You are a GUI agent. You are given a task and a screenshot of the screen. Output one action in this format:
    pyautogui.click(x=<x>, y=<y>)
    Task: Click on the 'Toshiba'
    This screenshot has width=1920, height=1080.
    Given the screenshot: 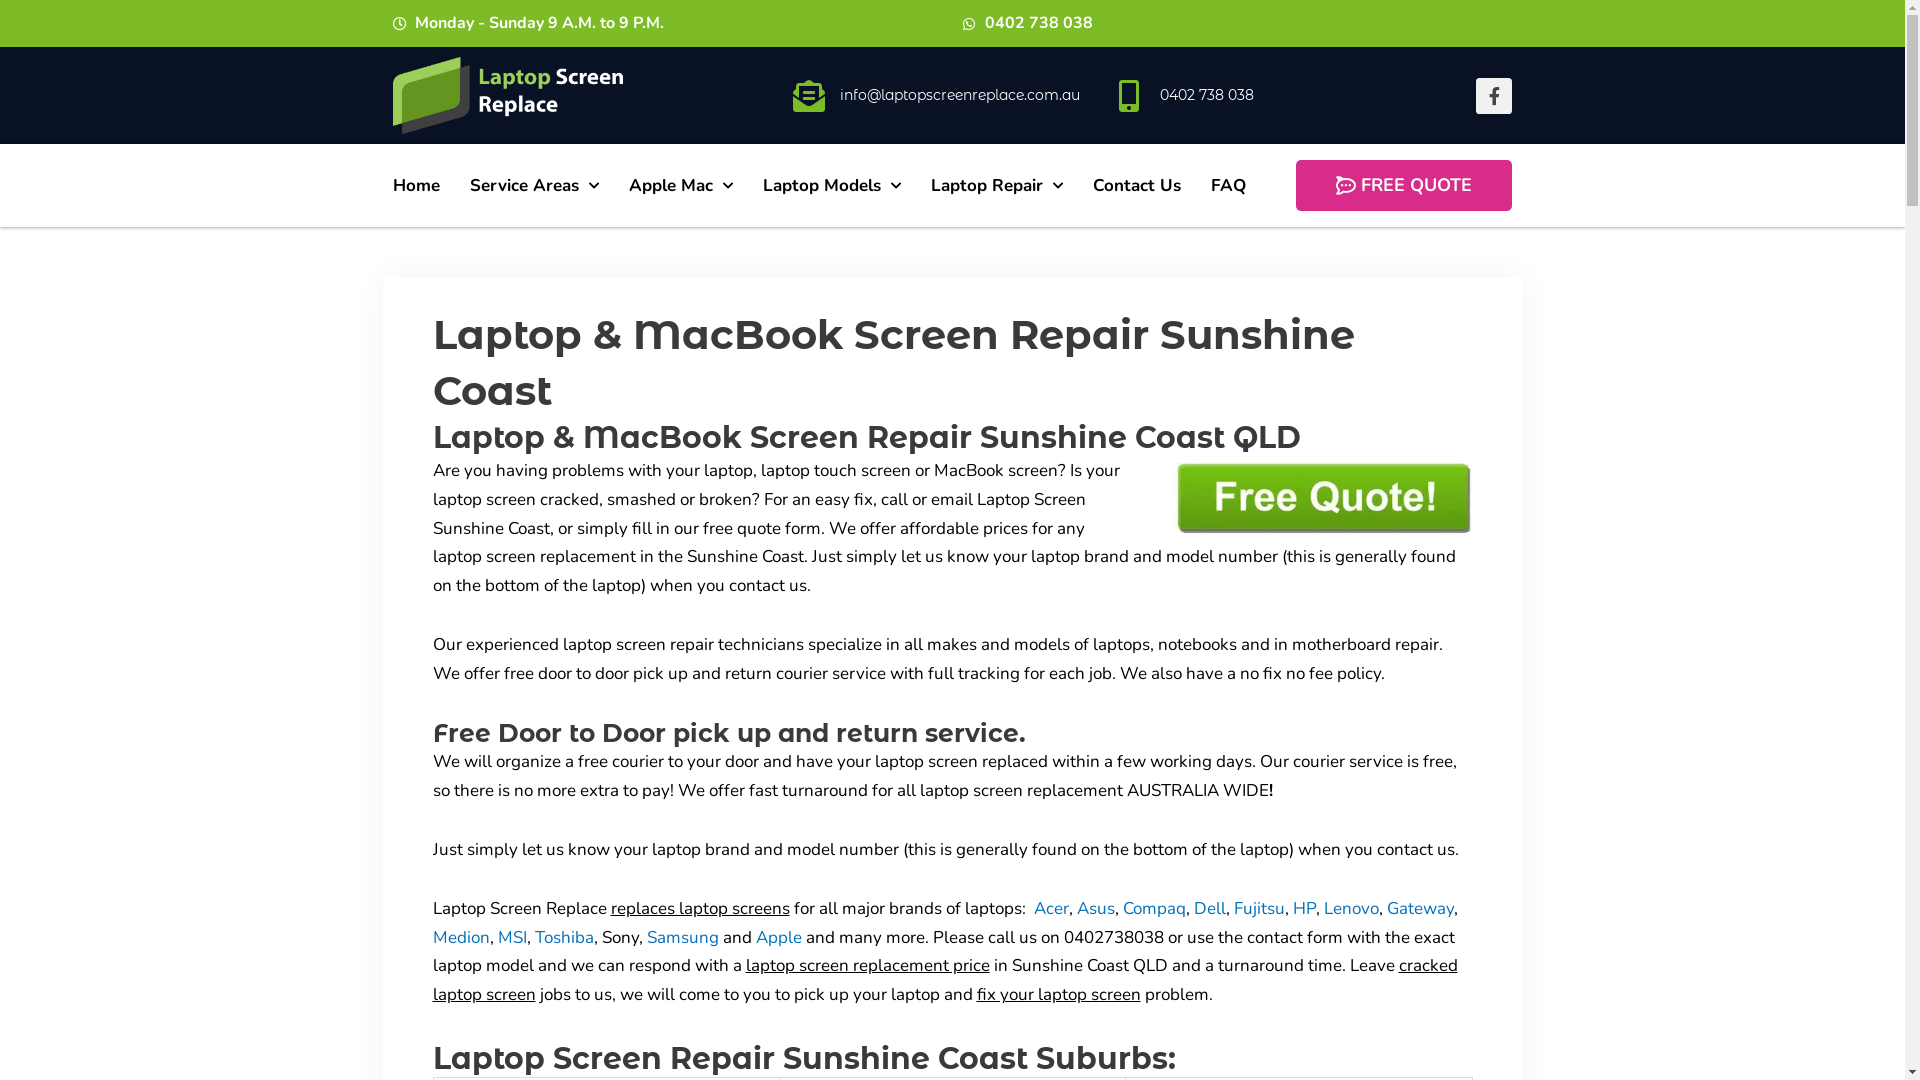 What is the action you would take?
    pyautogui.click(x=562, y=937)
    